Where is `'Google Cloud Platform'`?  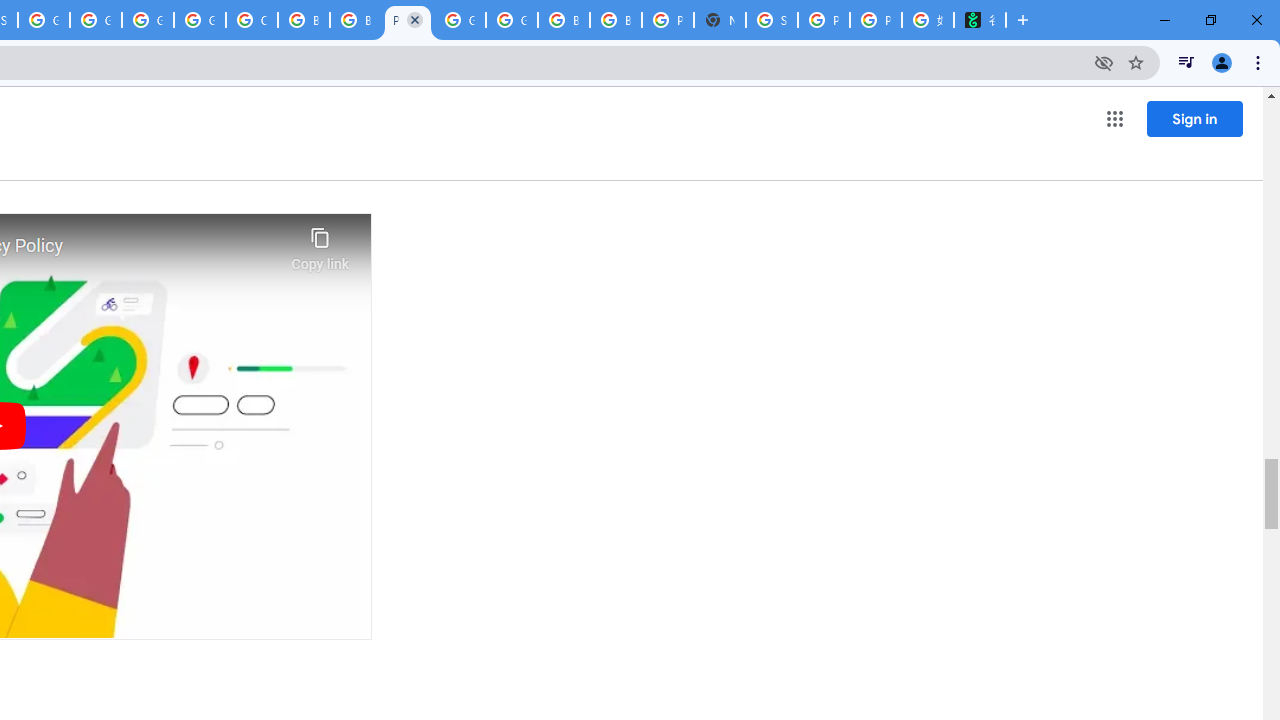
'Google Cloud Platform' is located at coordinates (459, 20).